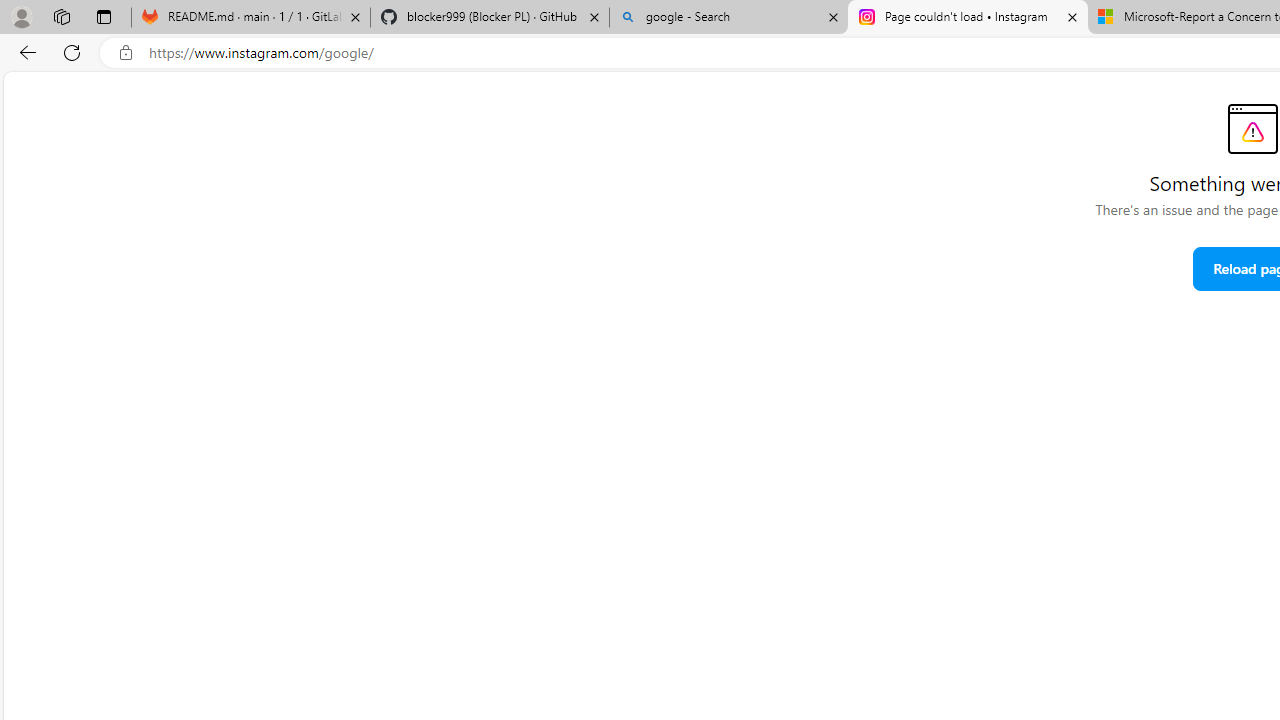 Image resolution: width=1280 pixels, height=720 pixels. What do you see at coordinates (1251, 128) in the screenshot?
I see `'Error'` at bounding box center [1251, 128].